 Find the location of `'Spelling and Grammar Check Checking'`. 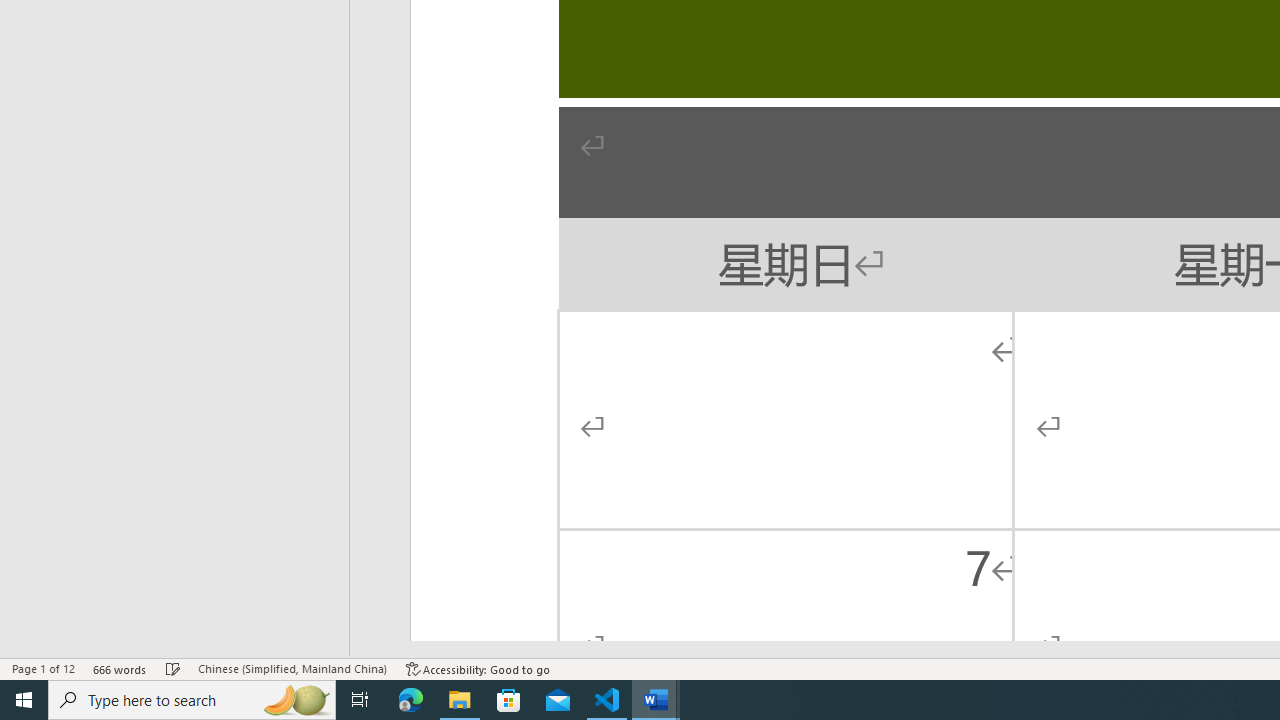

'Spelling and Grammar Check Checking' is located at coordinates (173, 669).